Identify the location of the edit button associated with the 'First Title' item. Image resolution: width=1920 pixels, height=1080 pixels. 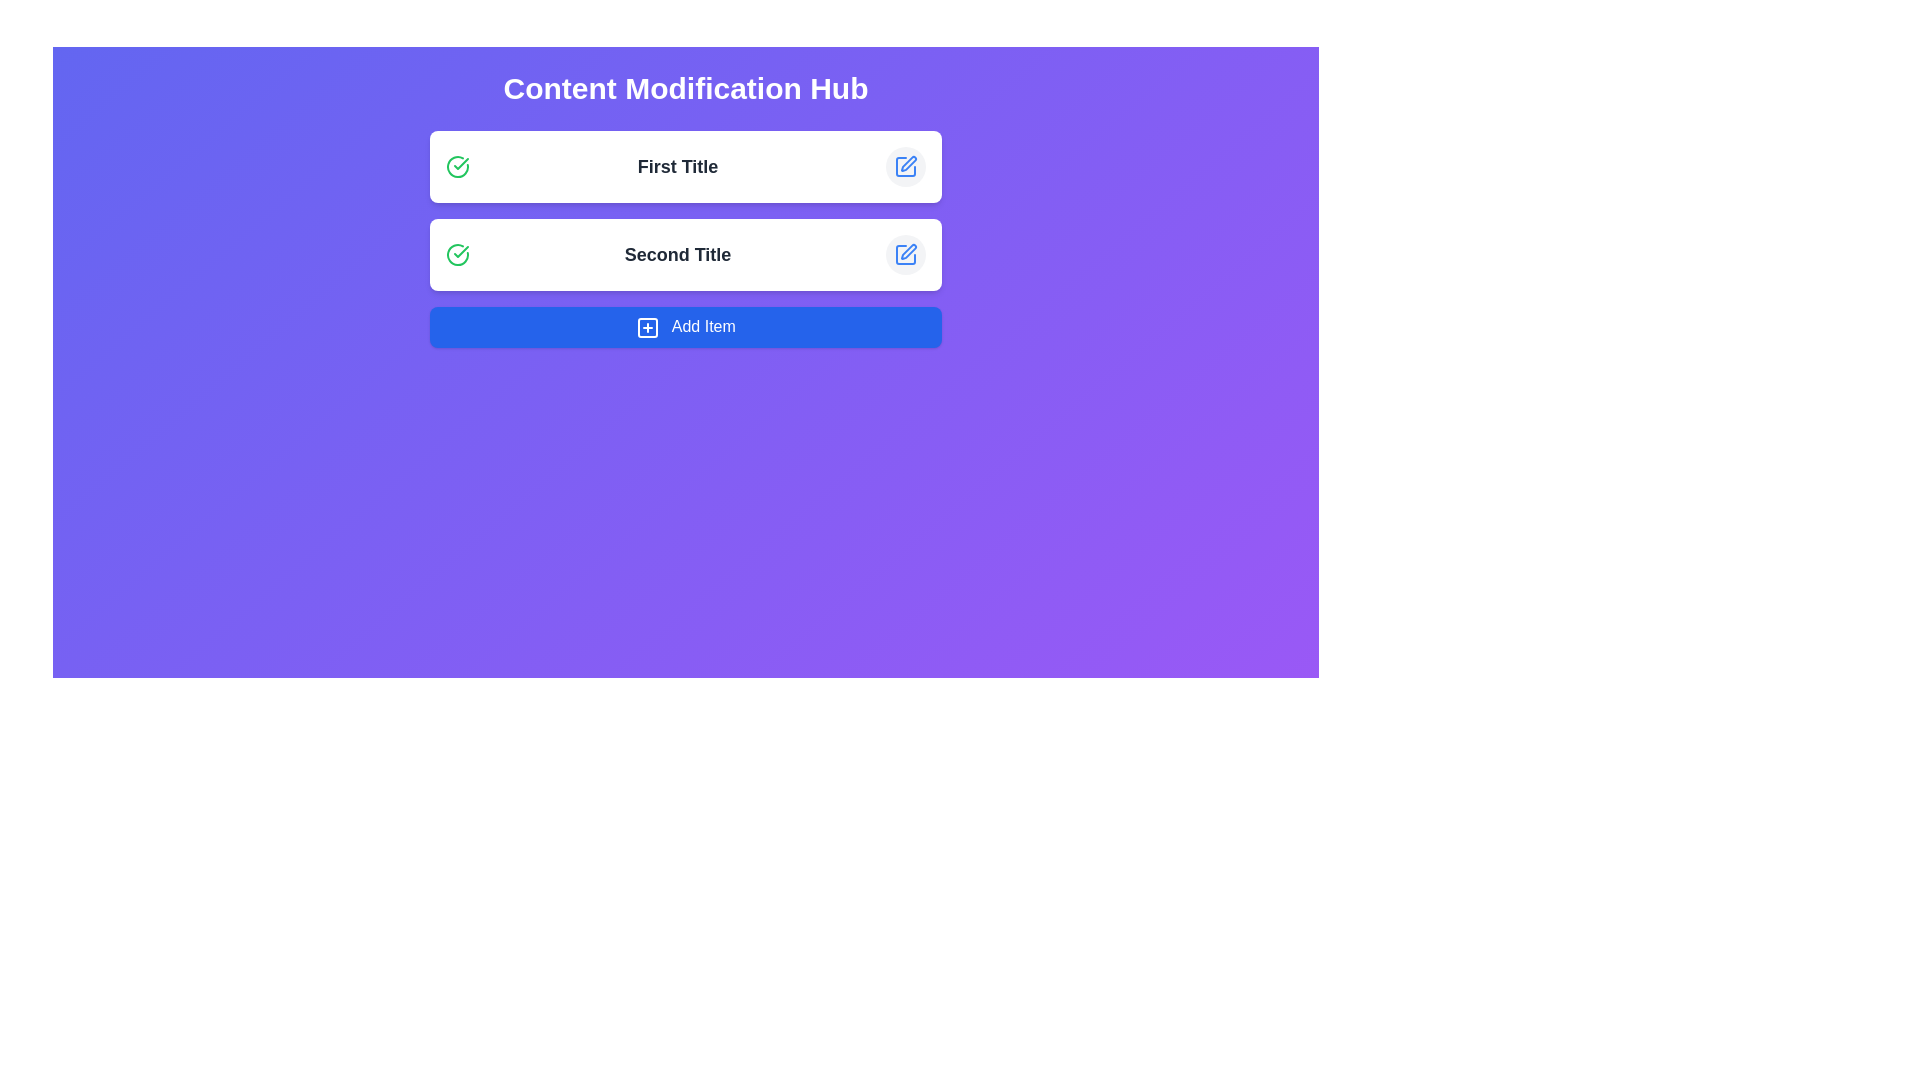
(905, 165).